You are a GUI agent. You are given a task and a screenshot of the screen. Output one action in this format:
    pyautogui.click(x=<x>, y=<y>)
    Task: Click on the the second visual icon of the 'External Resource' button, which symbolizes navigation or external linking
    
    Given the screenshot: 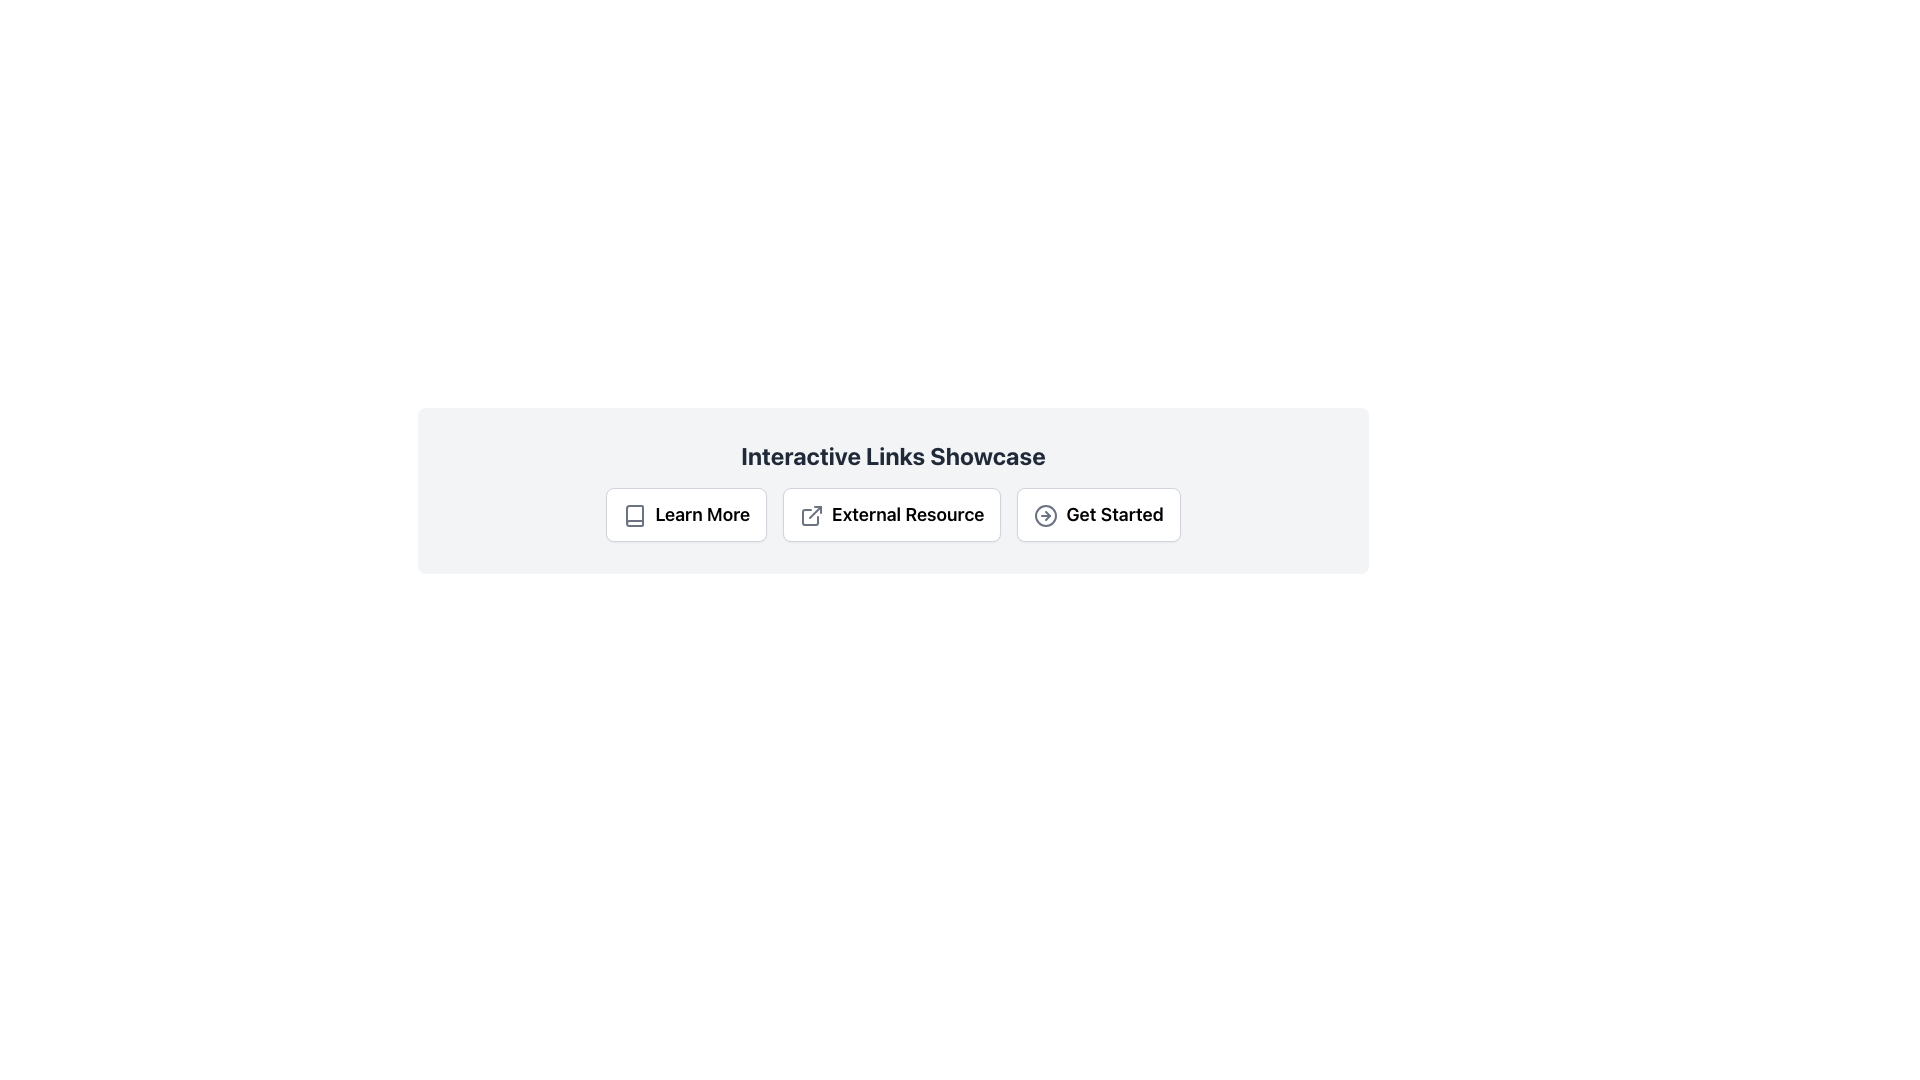 What is the action you would take?
    pyautogui.click(x=815, y=511)
    